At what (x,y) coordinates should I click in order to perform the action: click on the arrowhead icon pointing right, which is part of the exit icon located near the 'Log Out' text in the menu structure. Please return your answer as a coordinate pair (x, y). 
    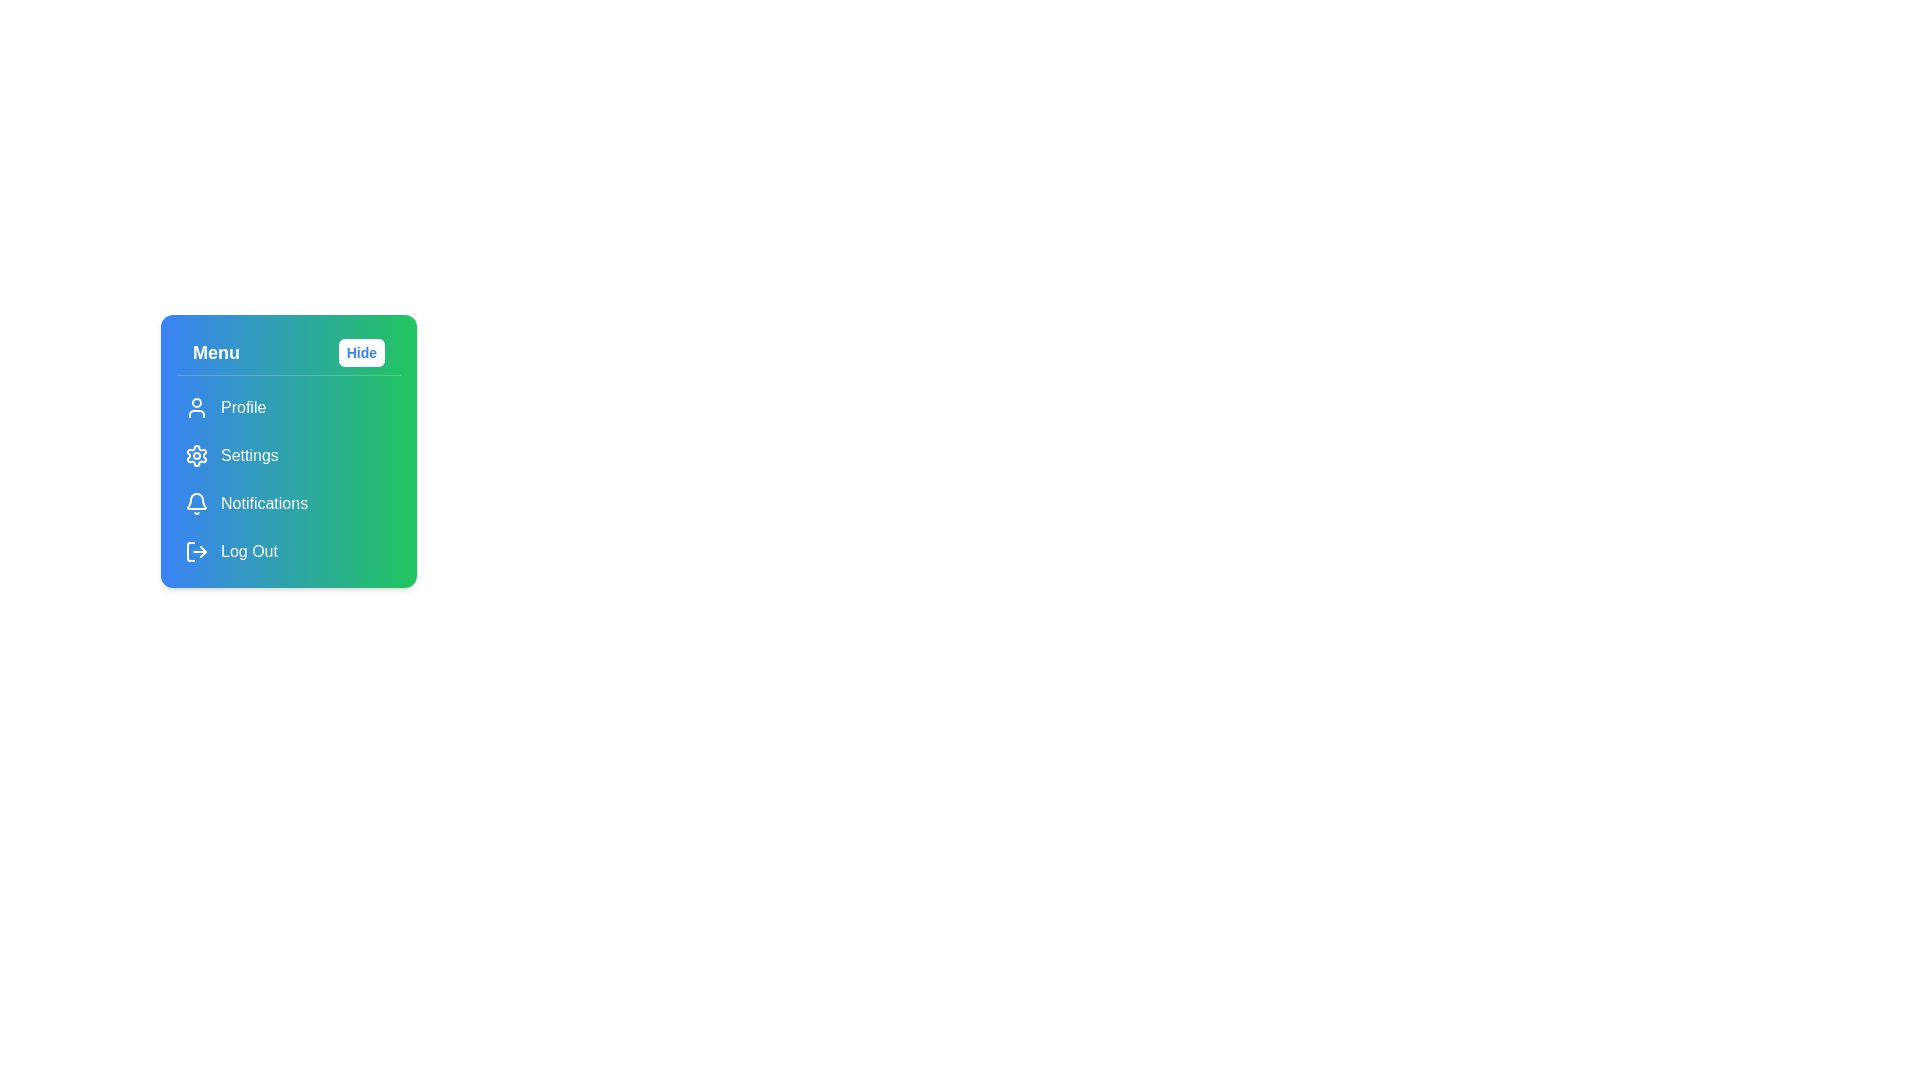
    Looking at the image, I should click on (203, 551).